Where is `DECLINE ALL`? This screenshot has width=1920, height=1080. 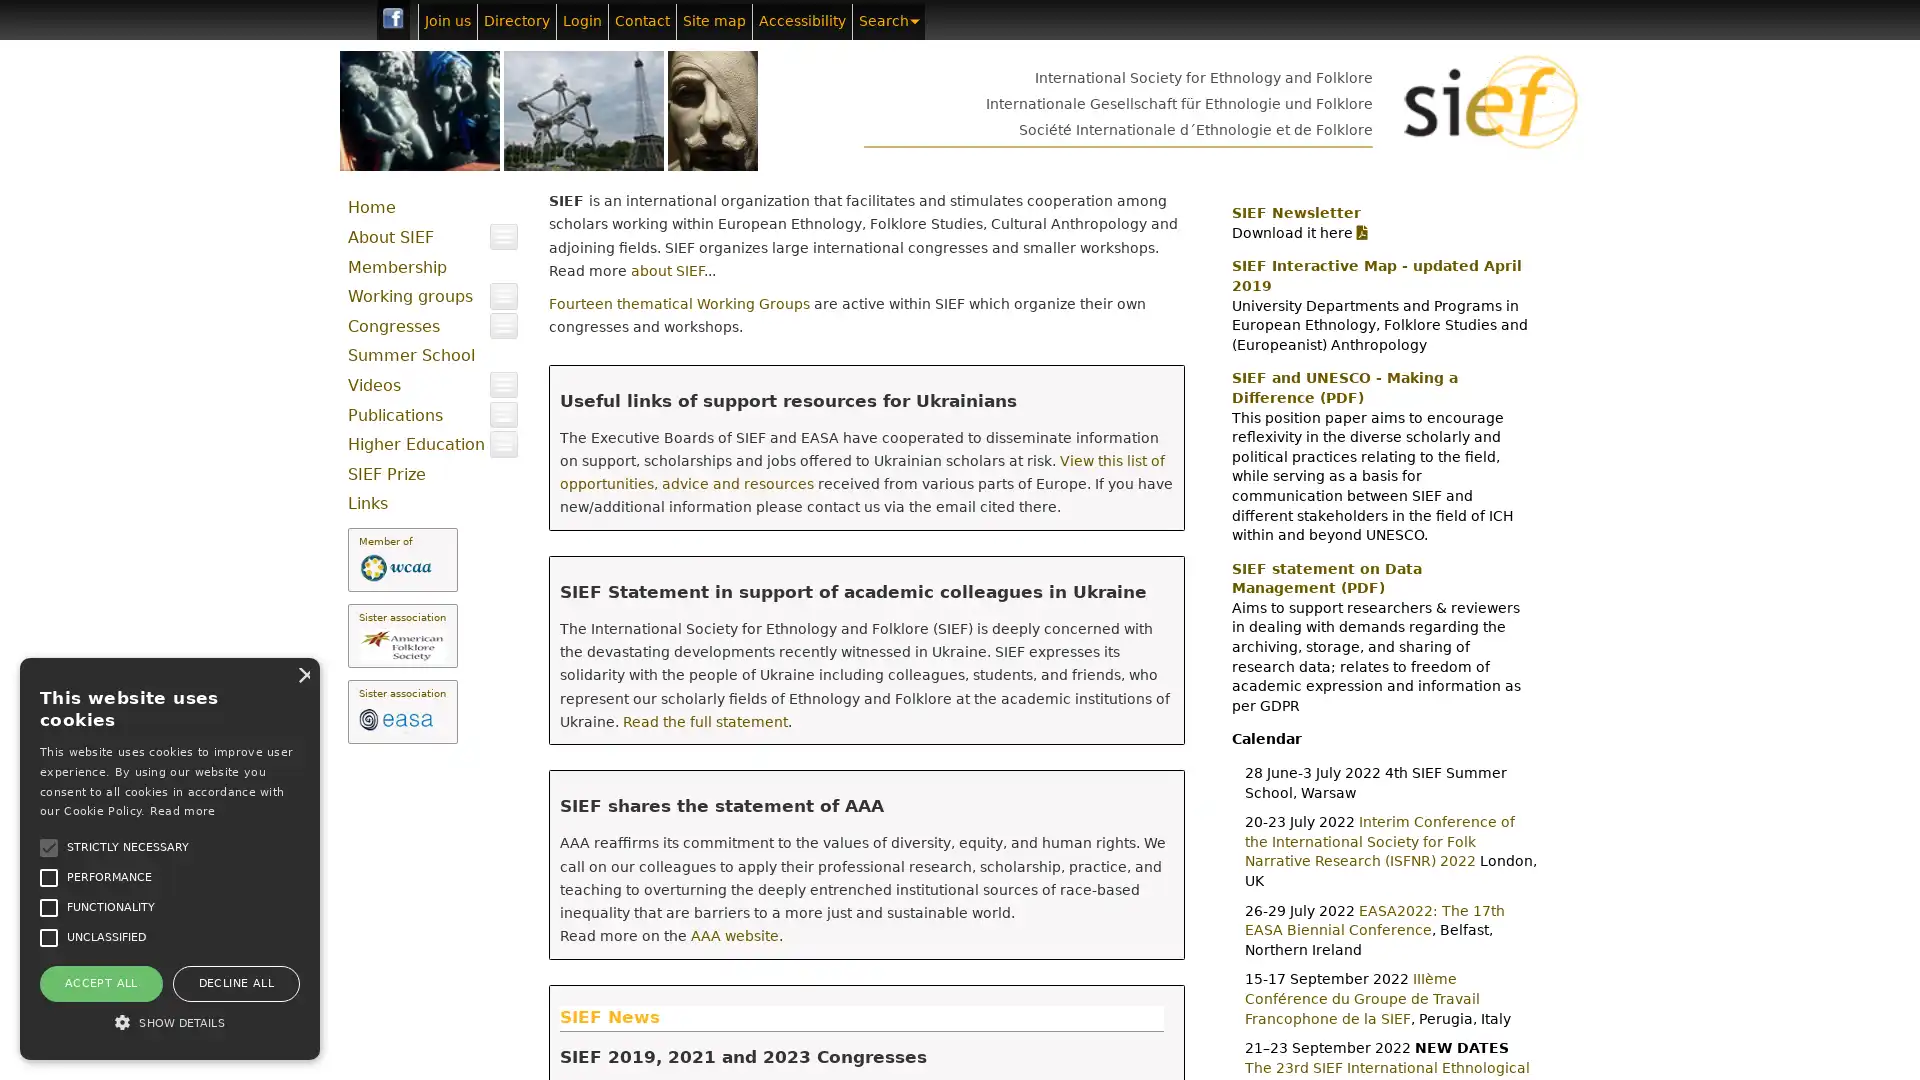
DECLINE ALL is located at coordinates (235, 982).